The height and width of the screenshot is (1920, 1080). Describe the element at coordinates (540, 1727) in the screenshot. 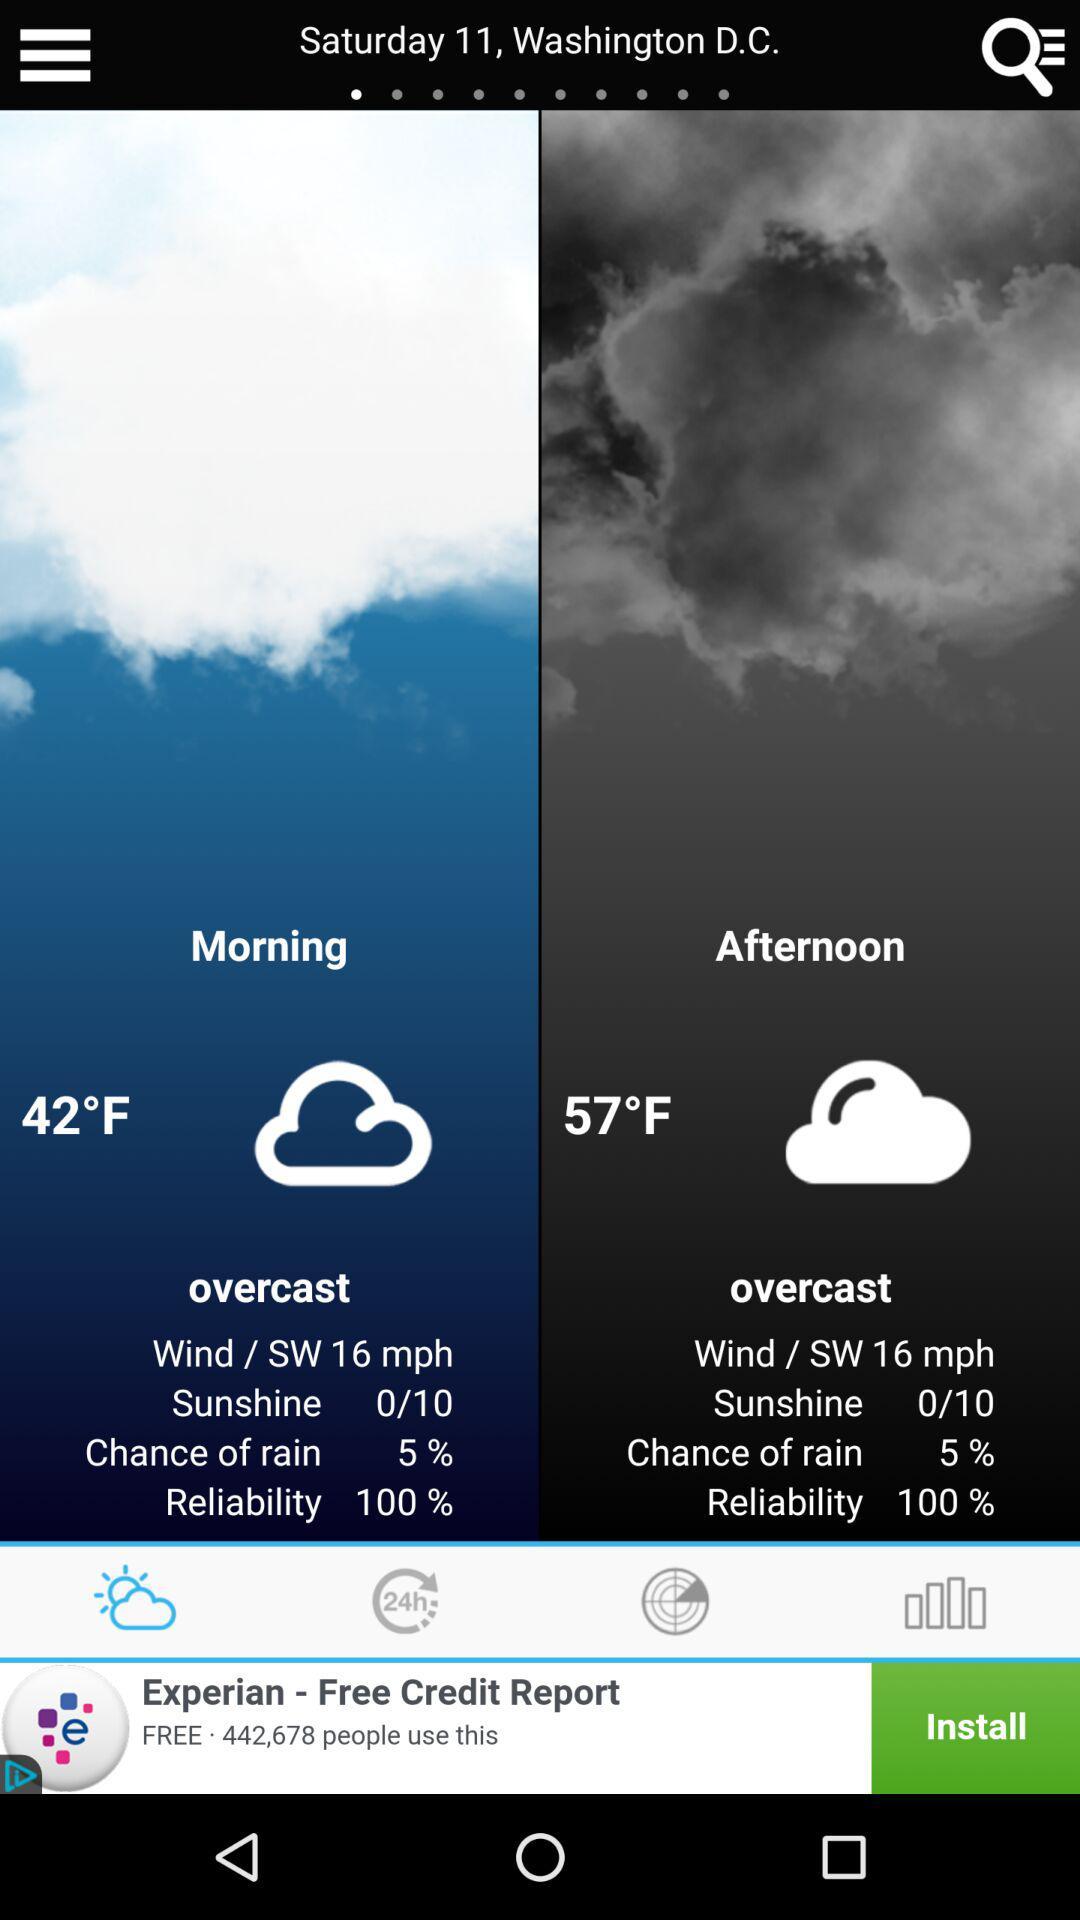

I see `open the advertisement` at that location.